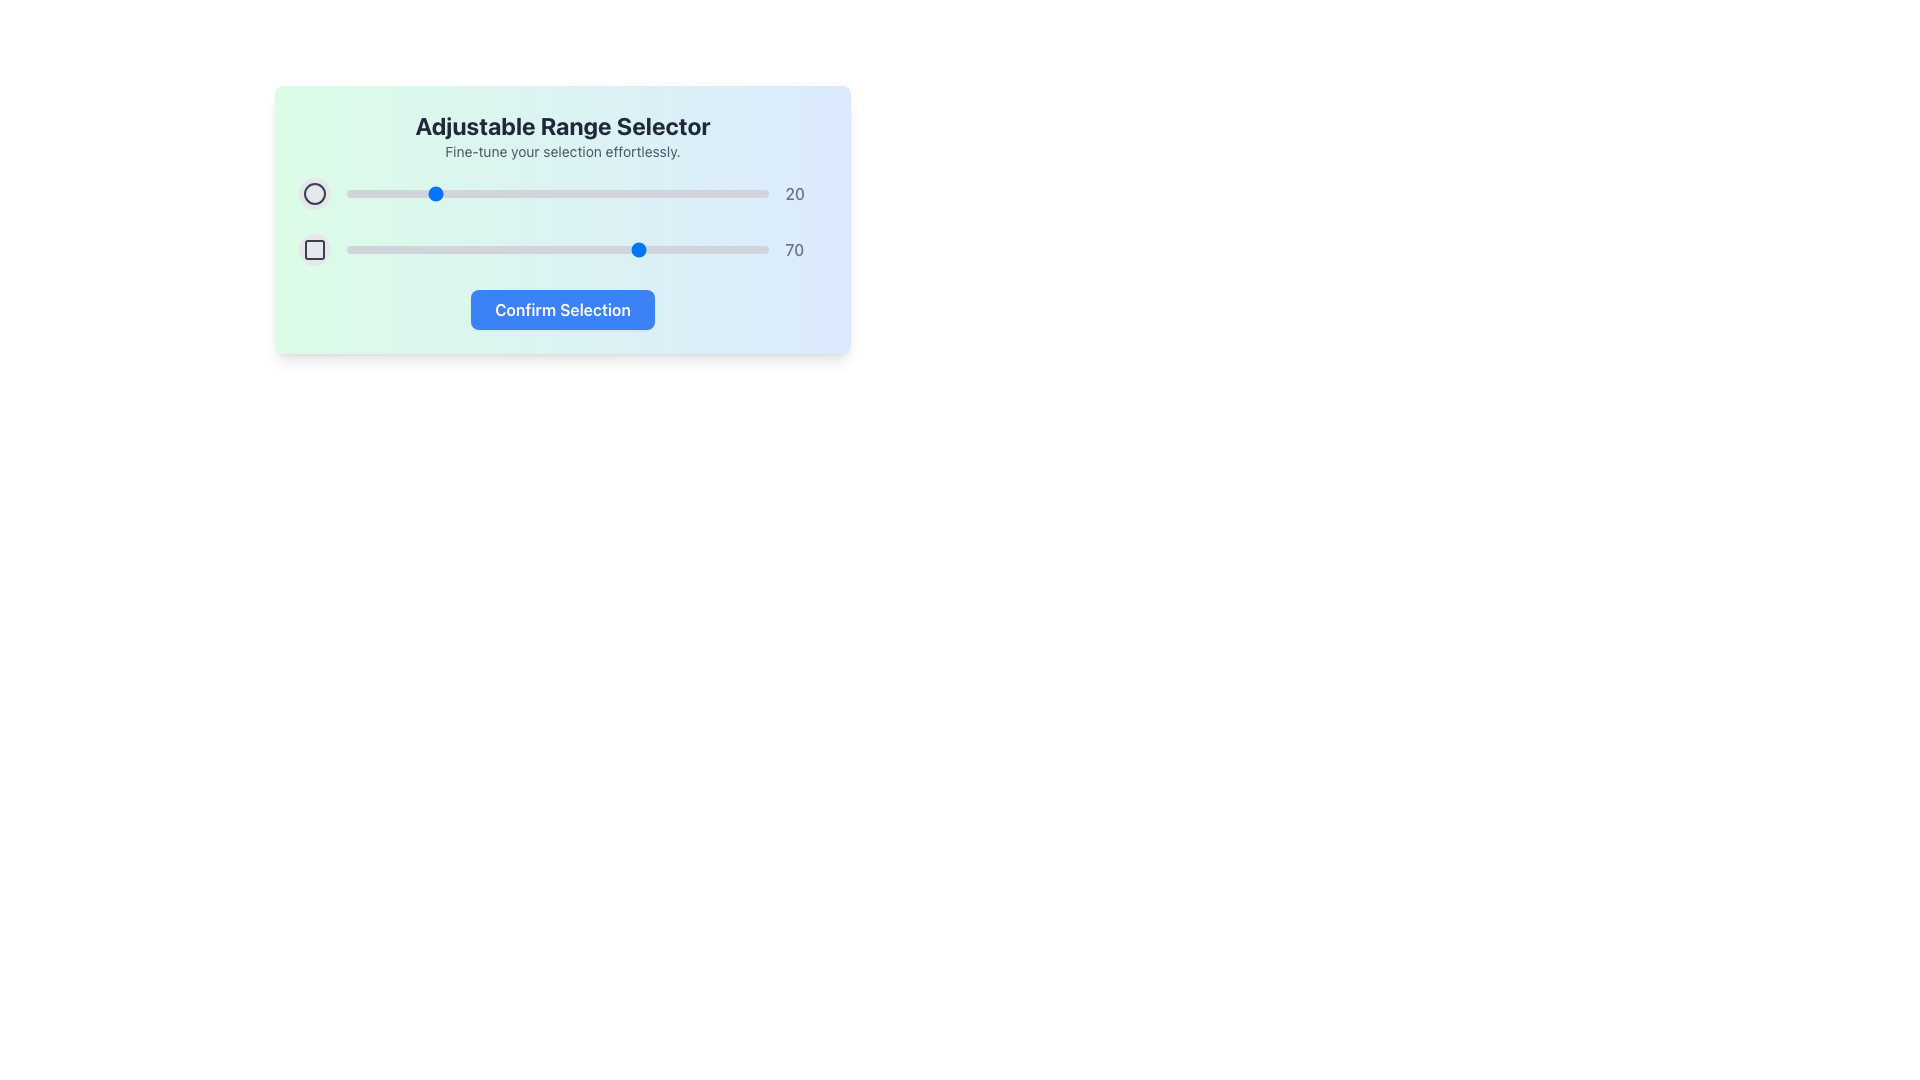  I want to click on the slider value, so click(693, 249).